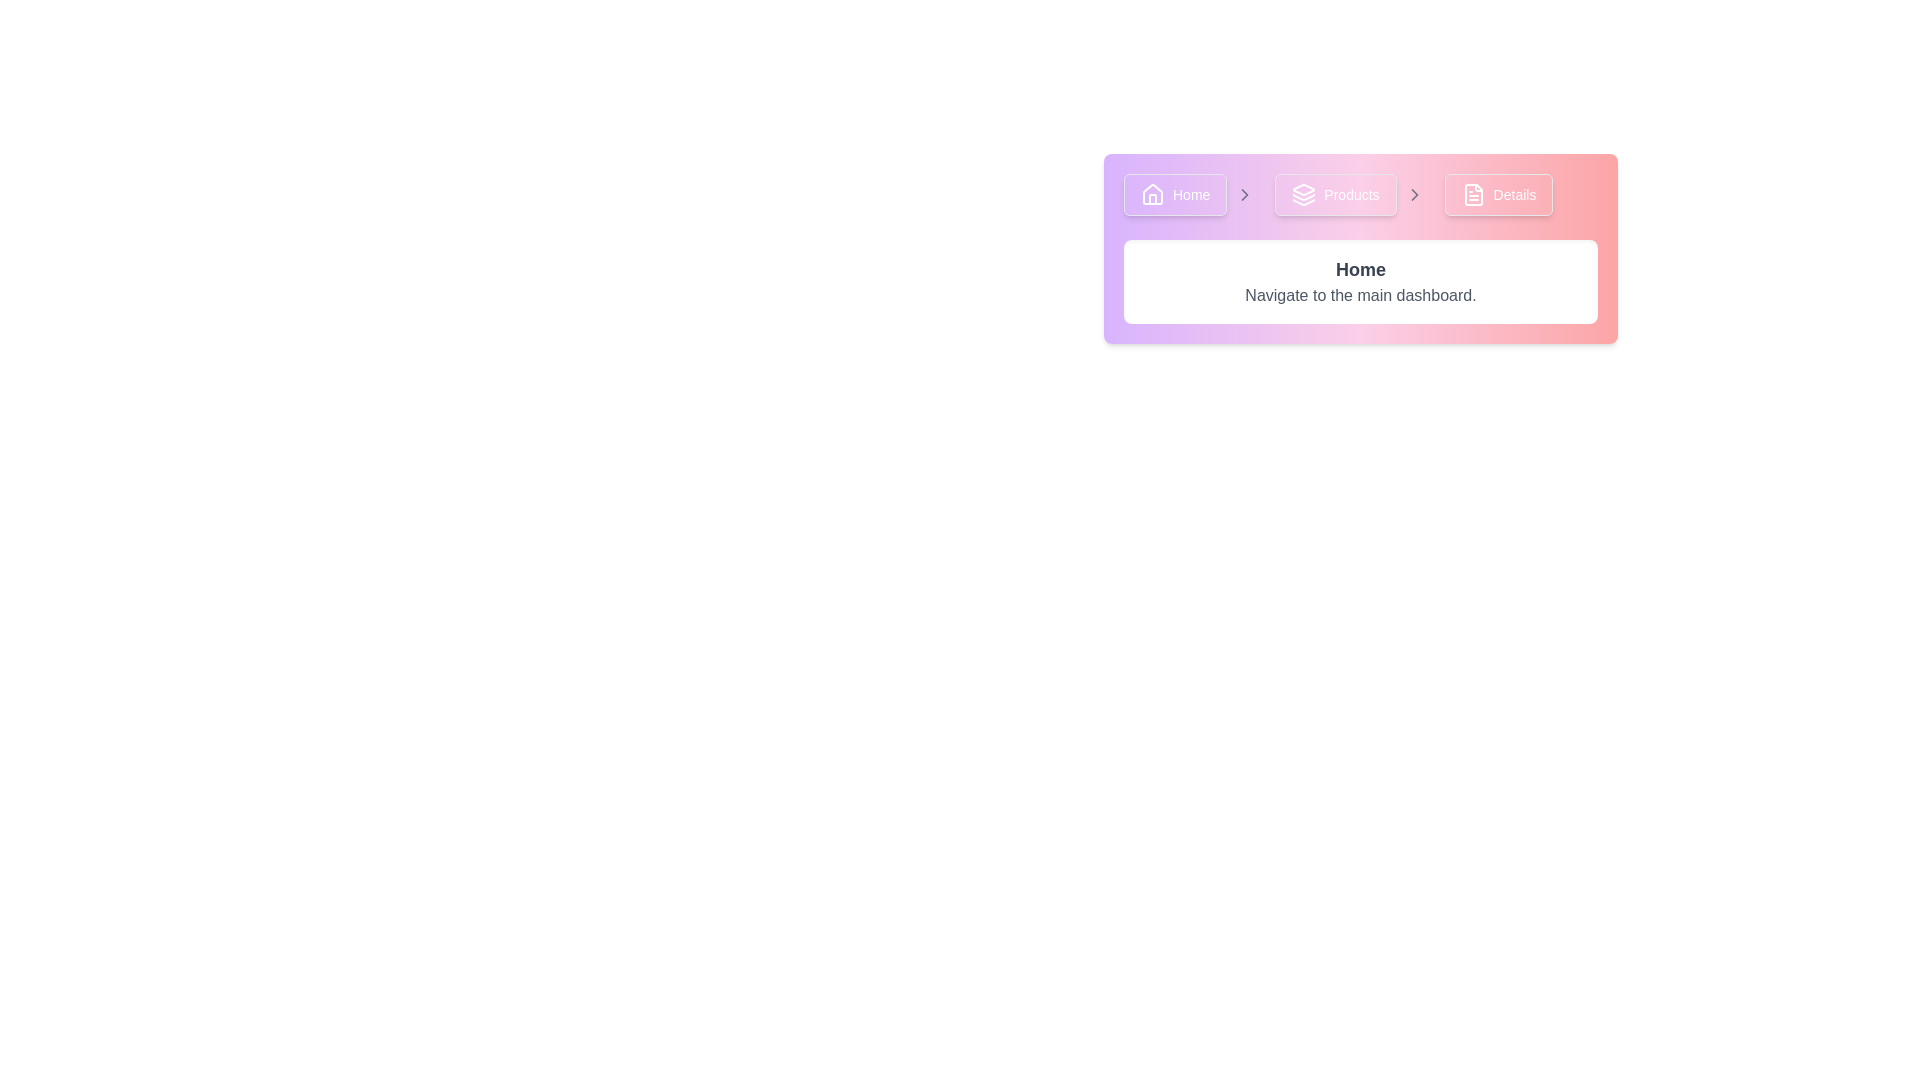 The height and width of the screenshot is (1080, 1920). Describe the element at coordinates (1152, 199) in the screenshot. I see `the 'Home' icon in the breadcrumb navigation bar, which resembles a house with a rectangular bottom and triangular roof, located at the top-left with a purple background` at that location.